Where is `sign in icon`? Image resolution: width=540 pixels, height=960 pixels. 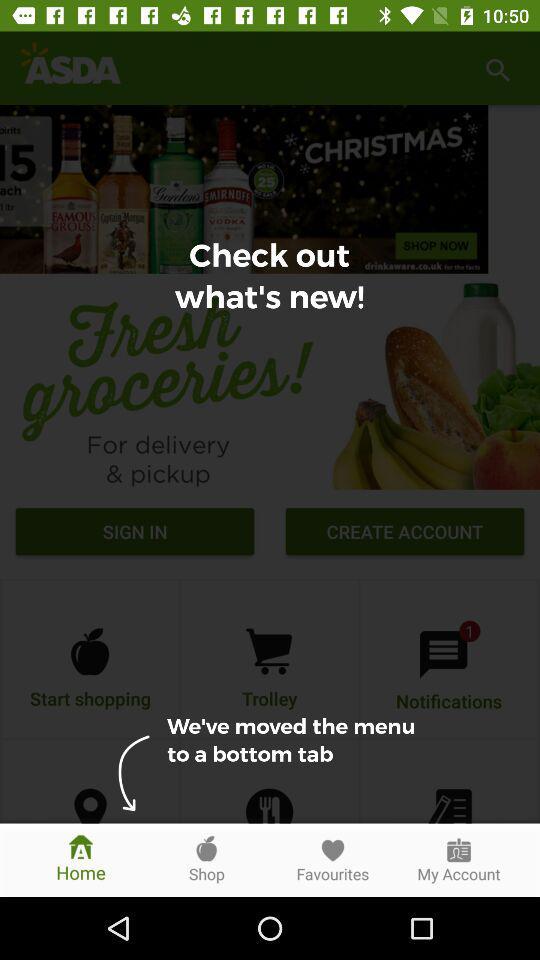
sign in icon is located at coordinates (135, 533).